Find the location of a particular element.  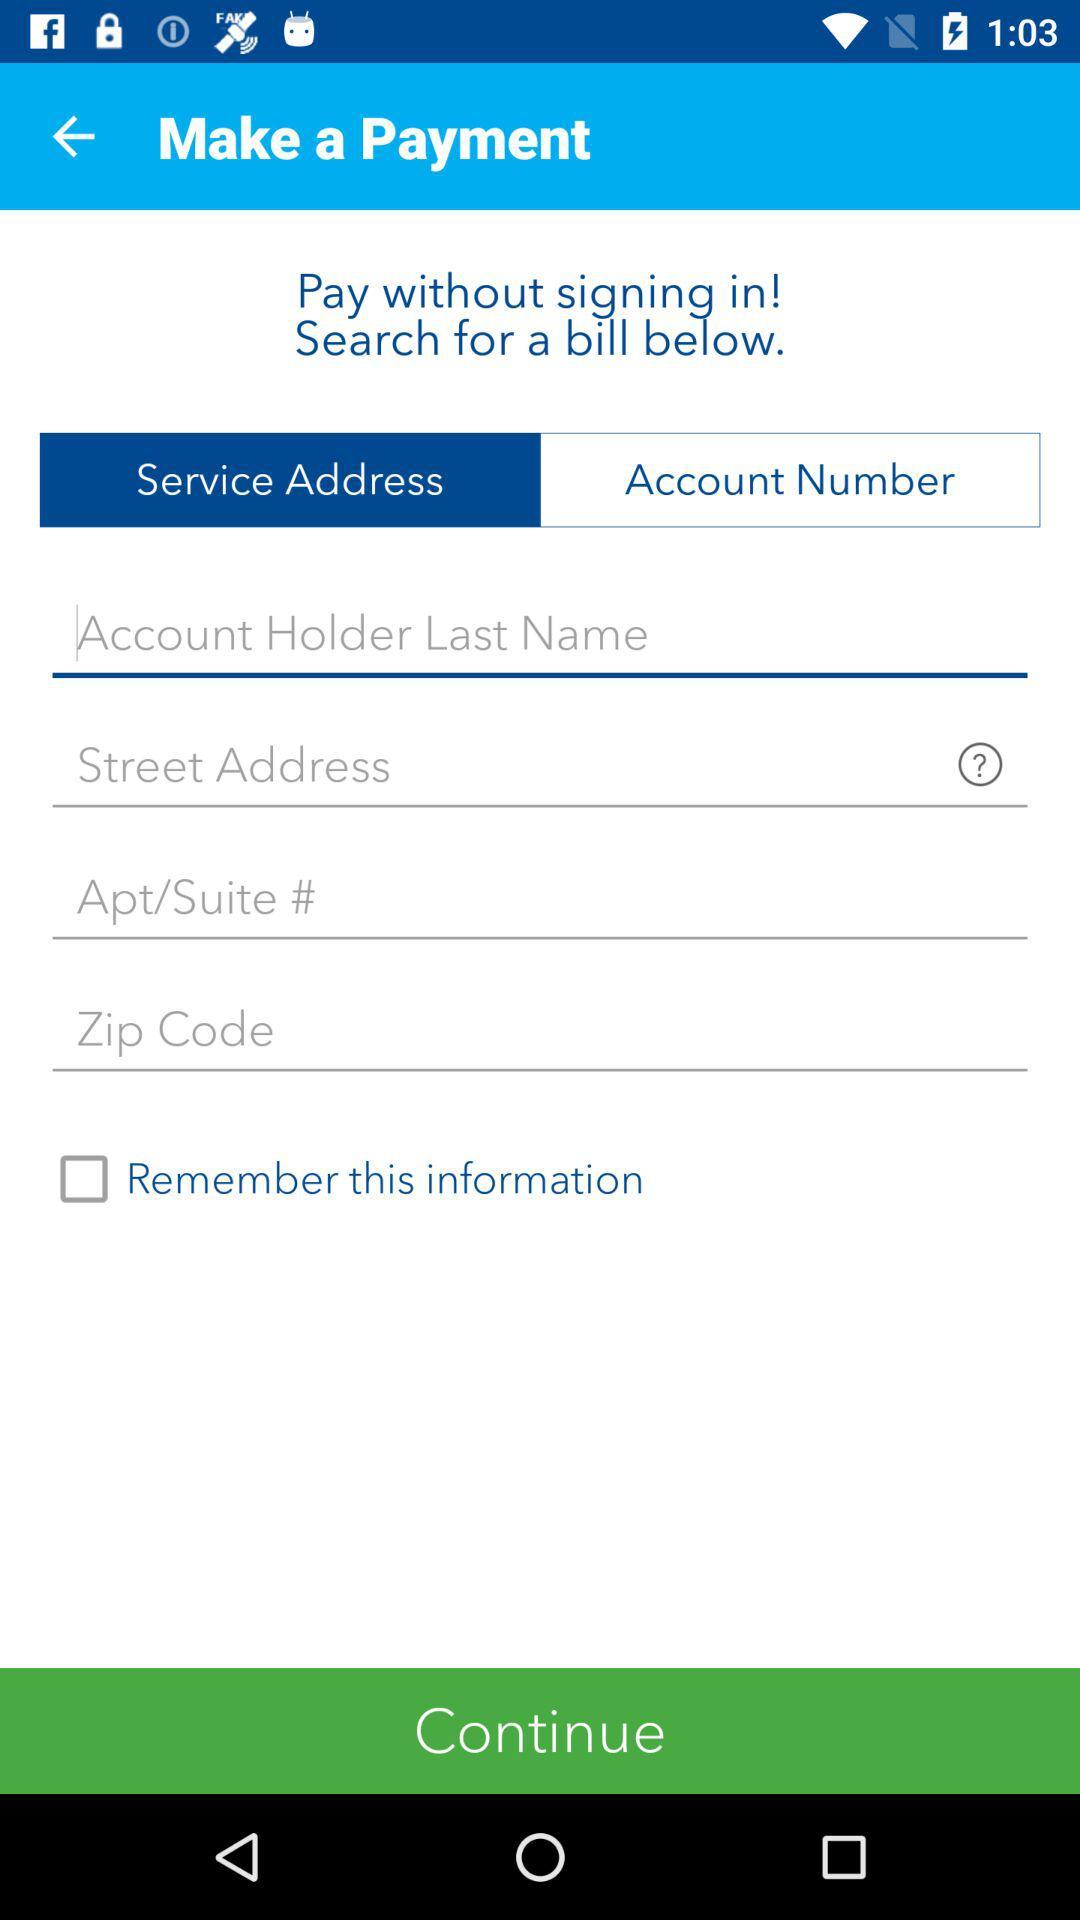

item to the left of the account number item is located at coordinates (289, 480).